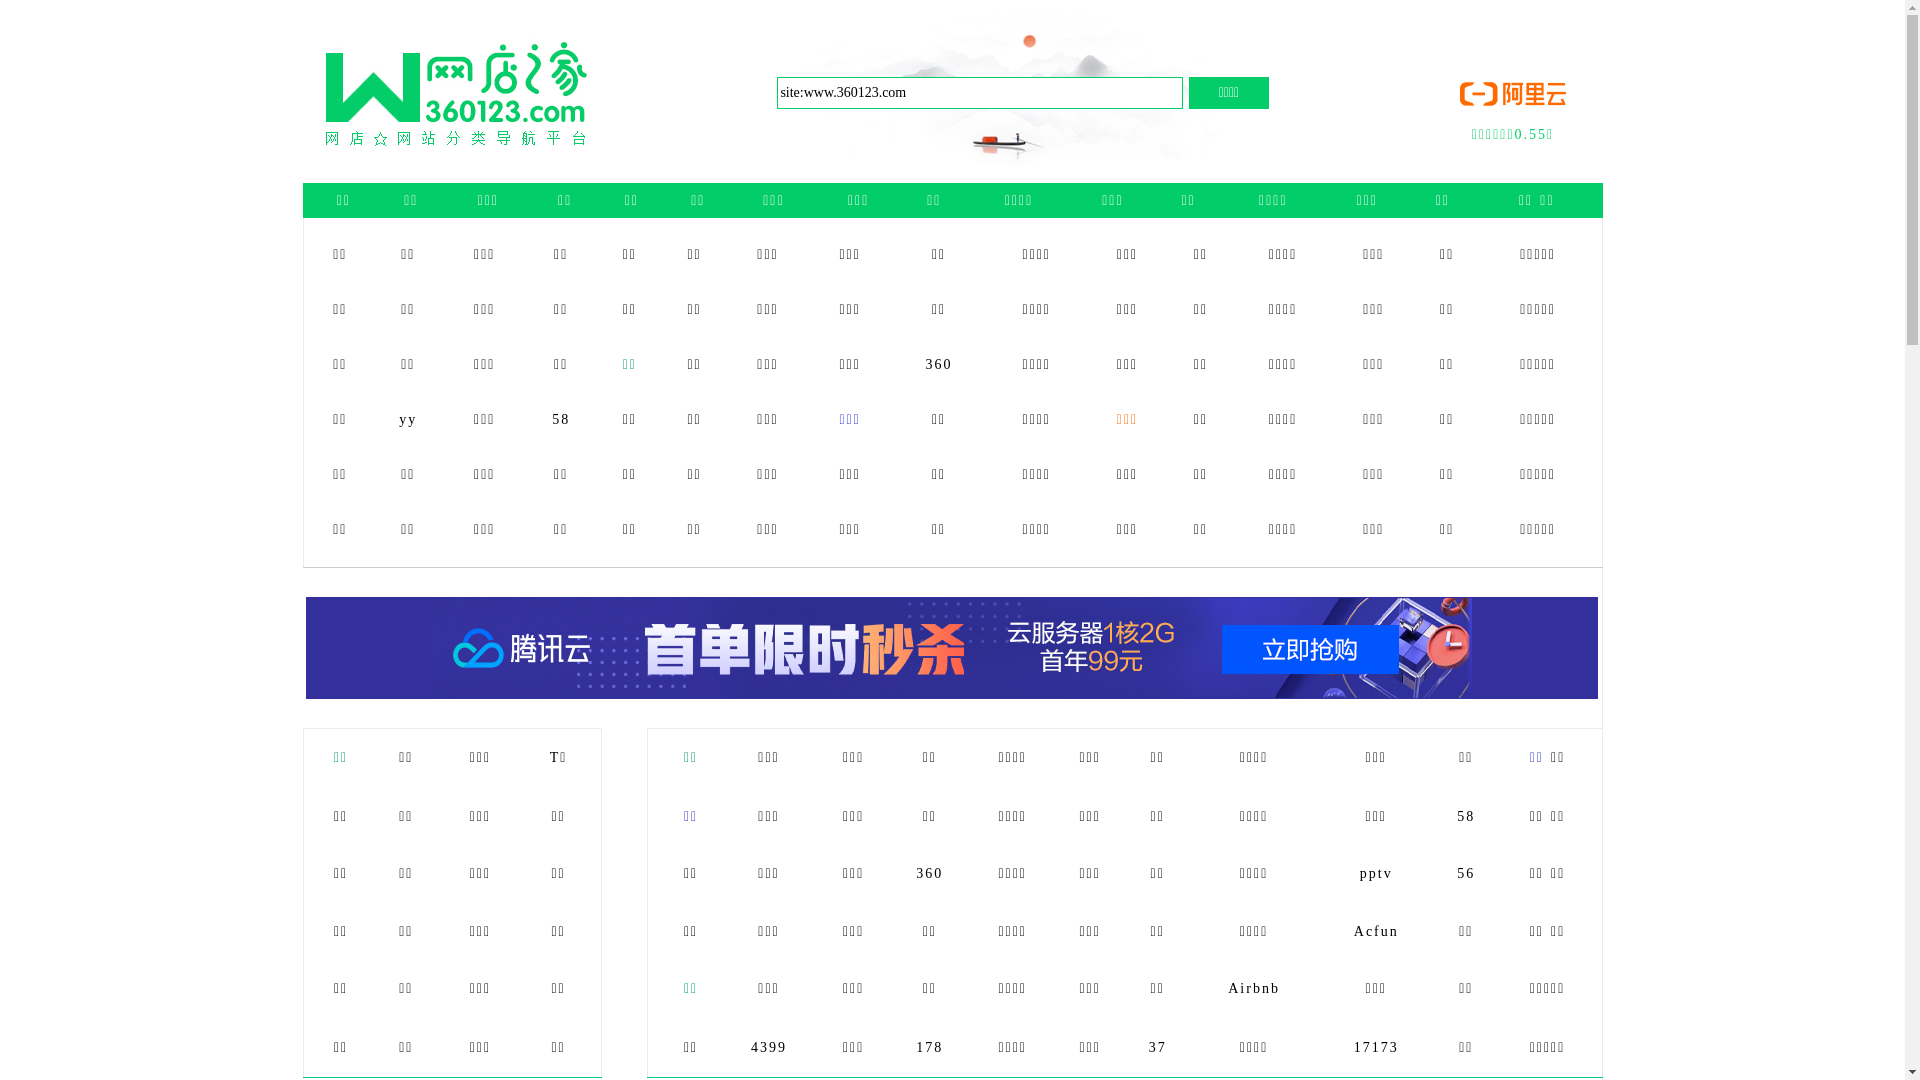 This screenshot has height=1080, width=1920. What do you see at coordinates (767, 1046) in the screenshot?
I see `'4399'` at bounding box center [767, 1046].